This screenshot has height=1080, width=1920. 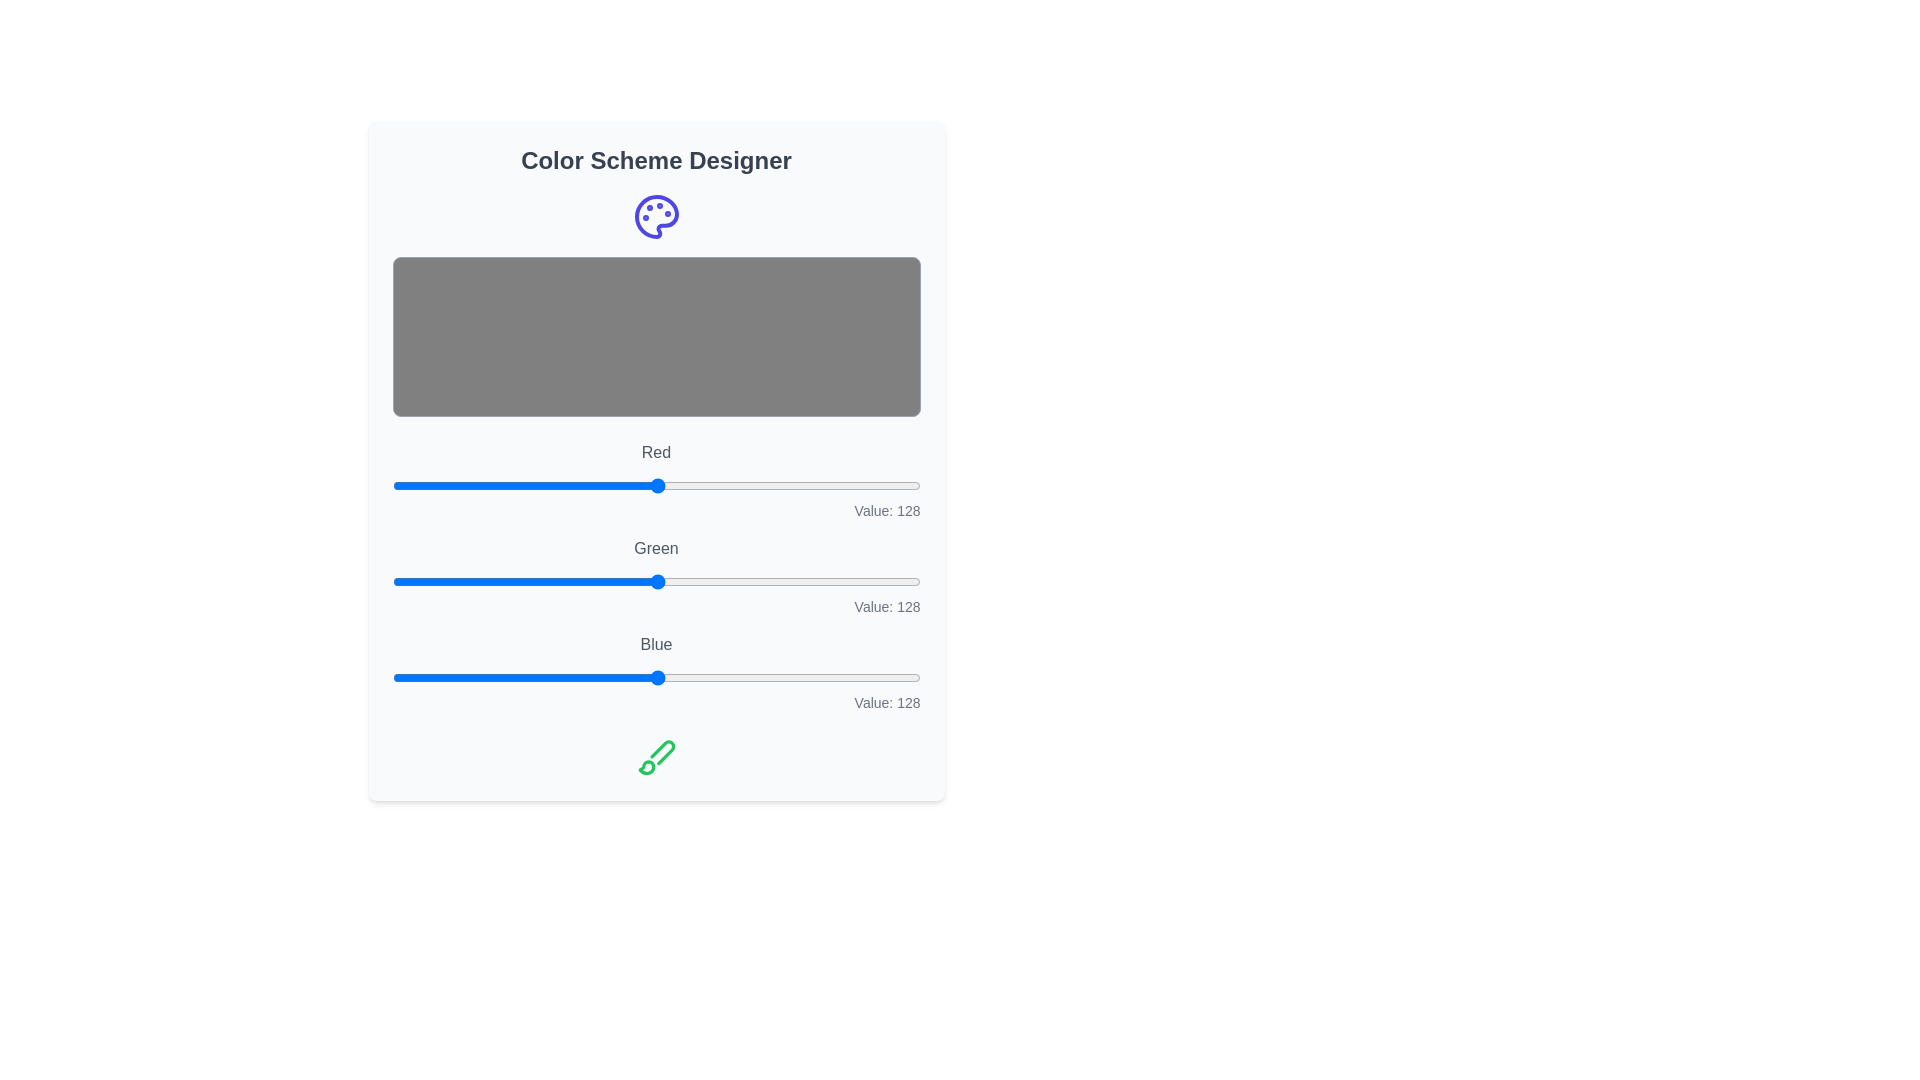 What do you see at coordinates (539, 677) in the screenshot?
I see `the slider value` at bounding box center [539, 677].